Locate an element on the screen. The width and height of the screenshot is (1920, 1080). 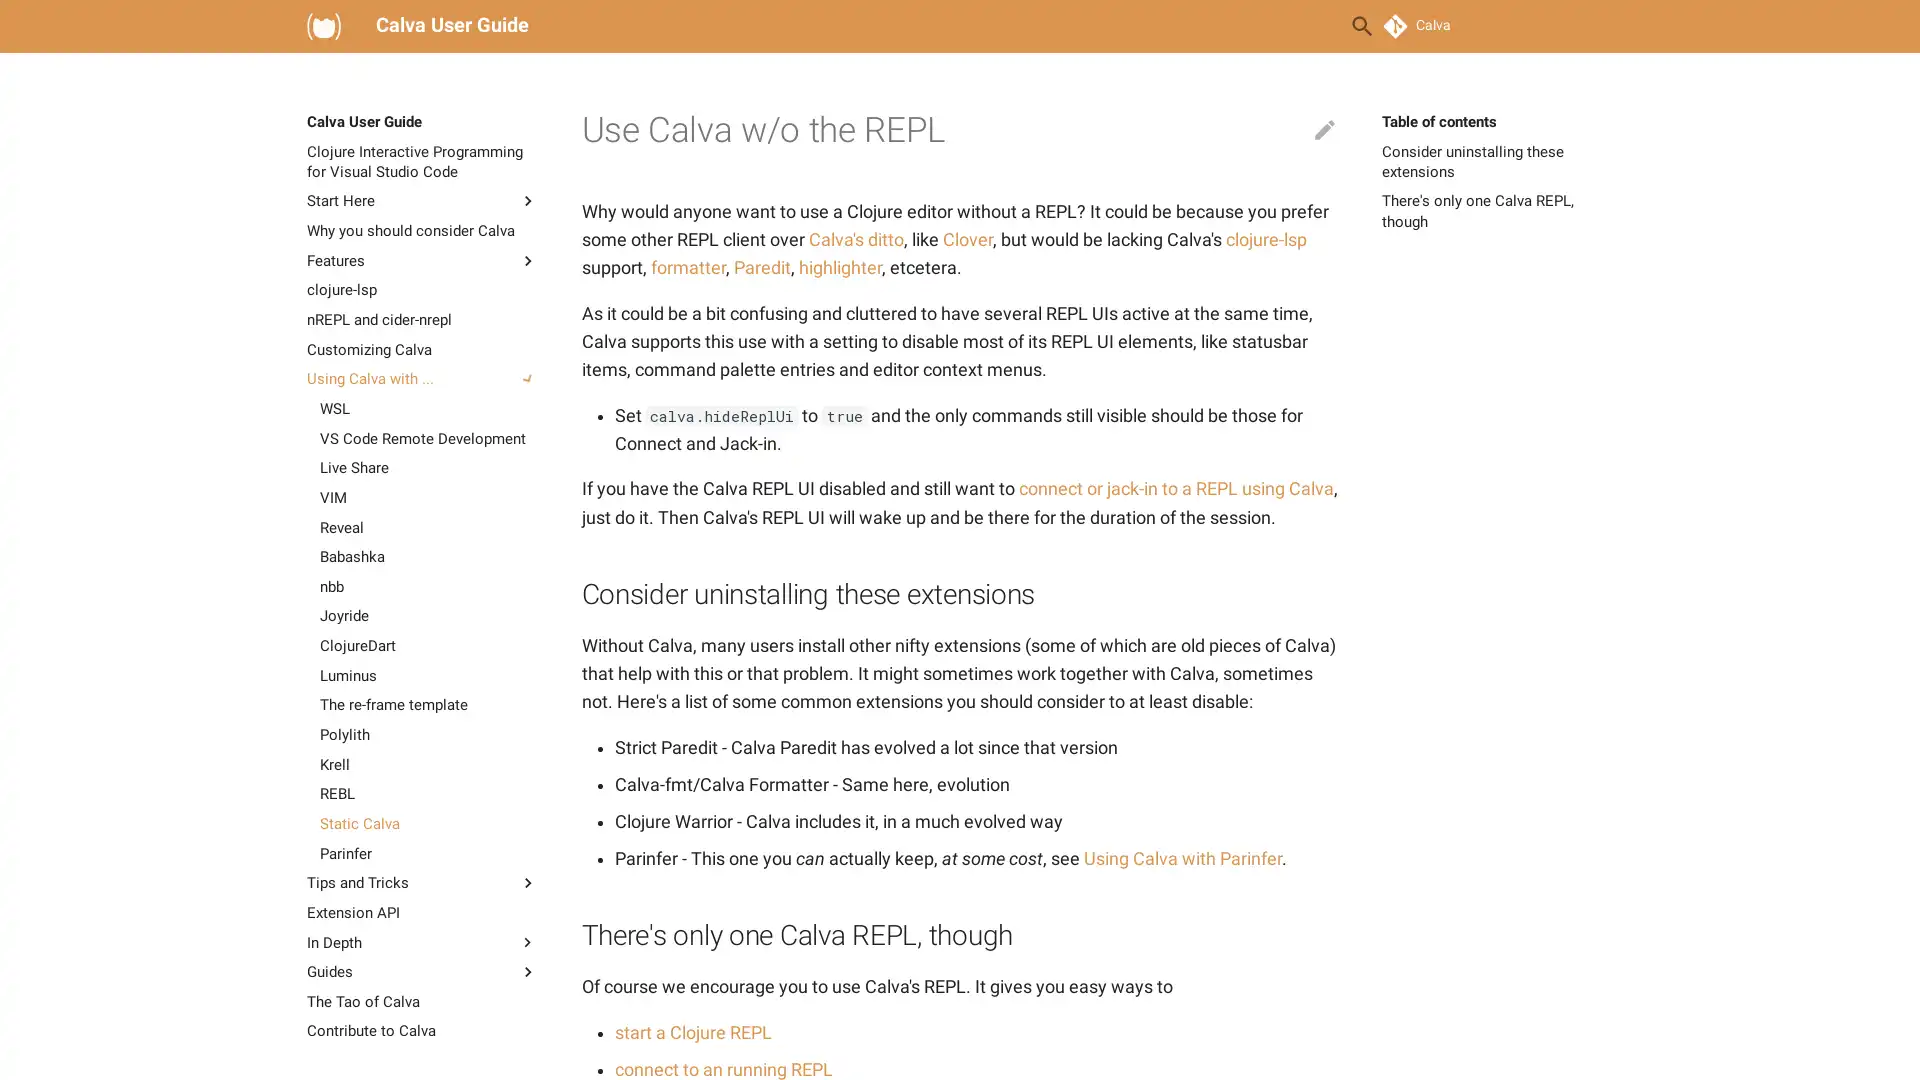
Clear is located at coordinates (1314, 26).